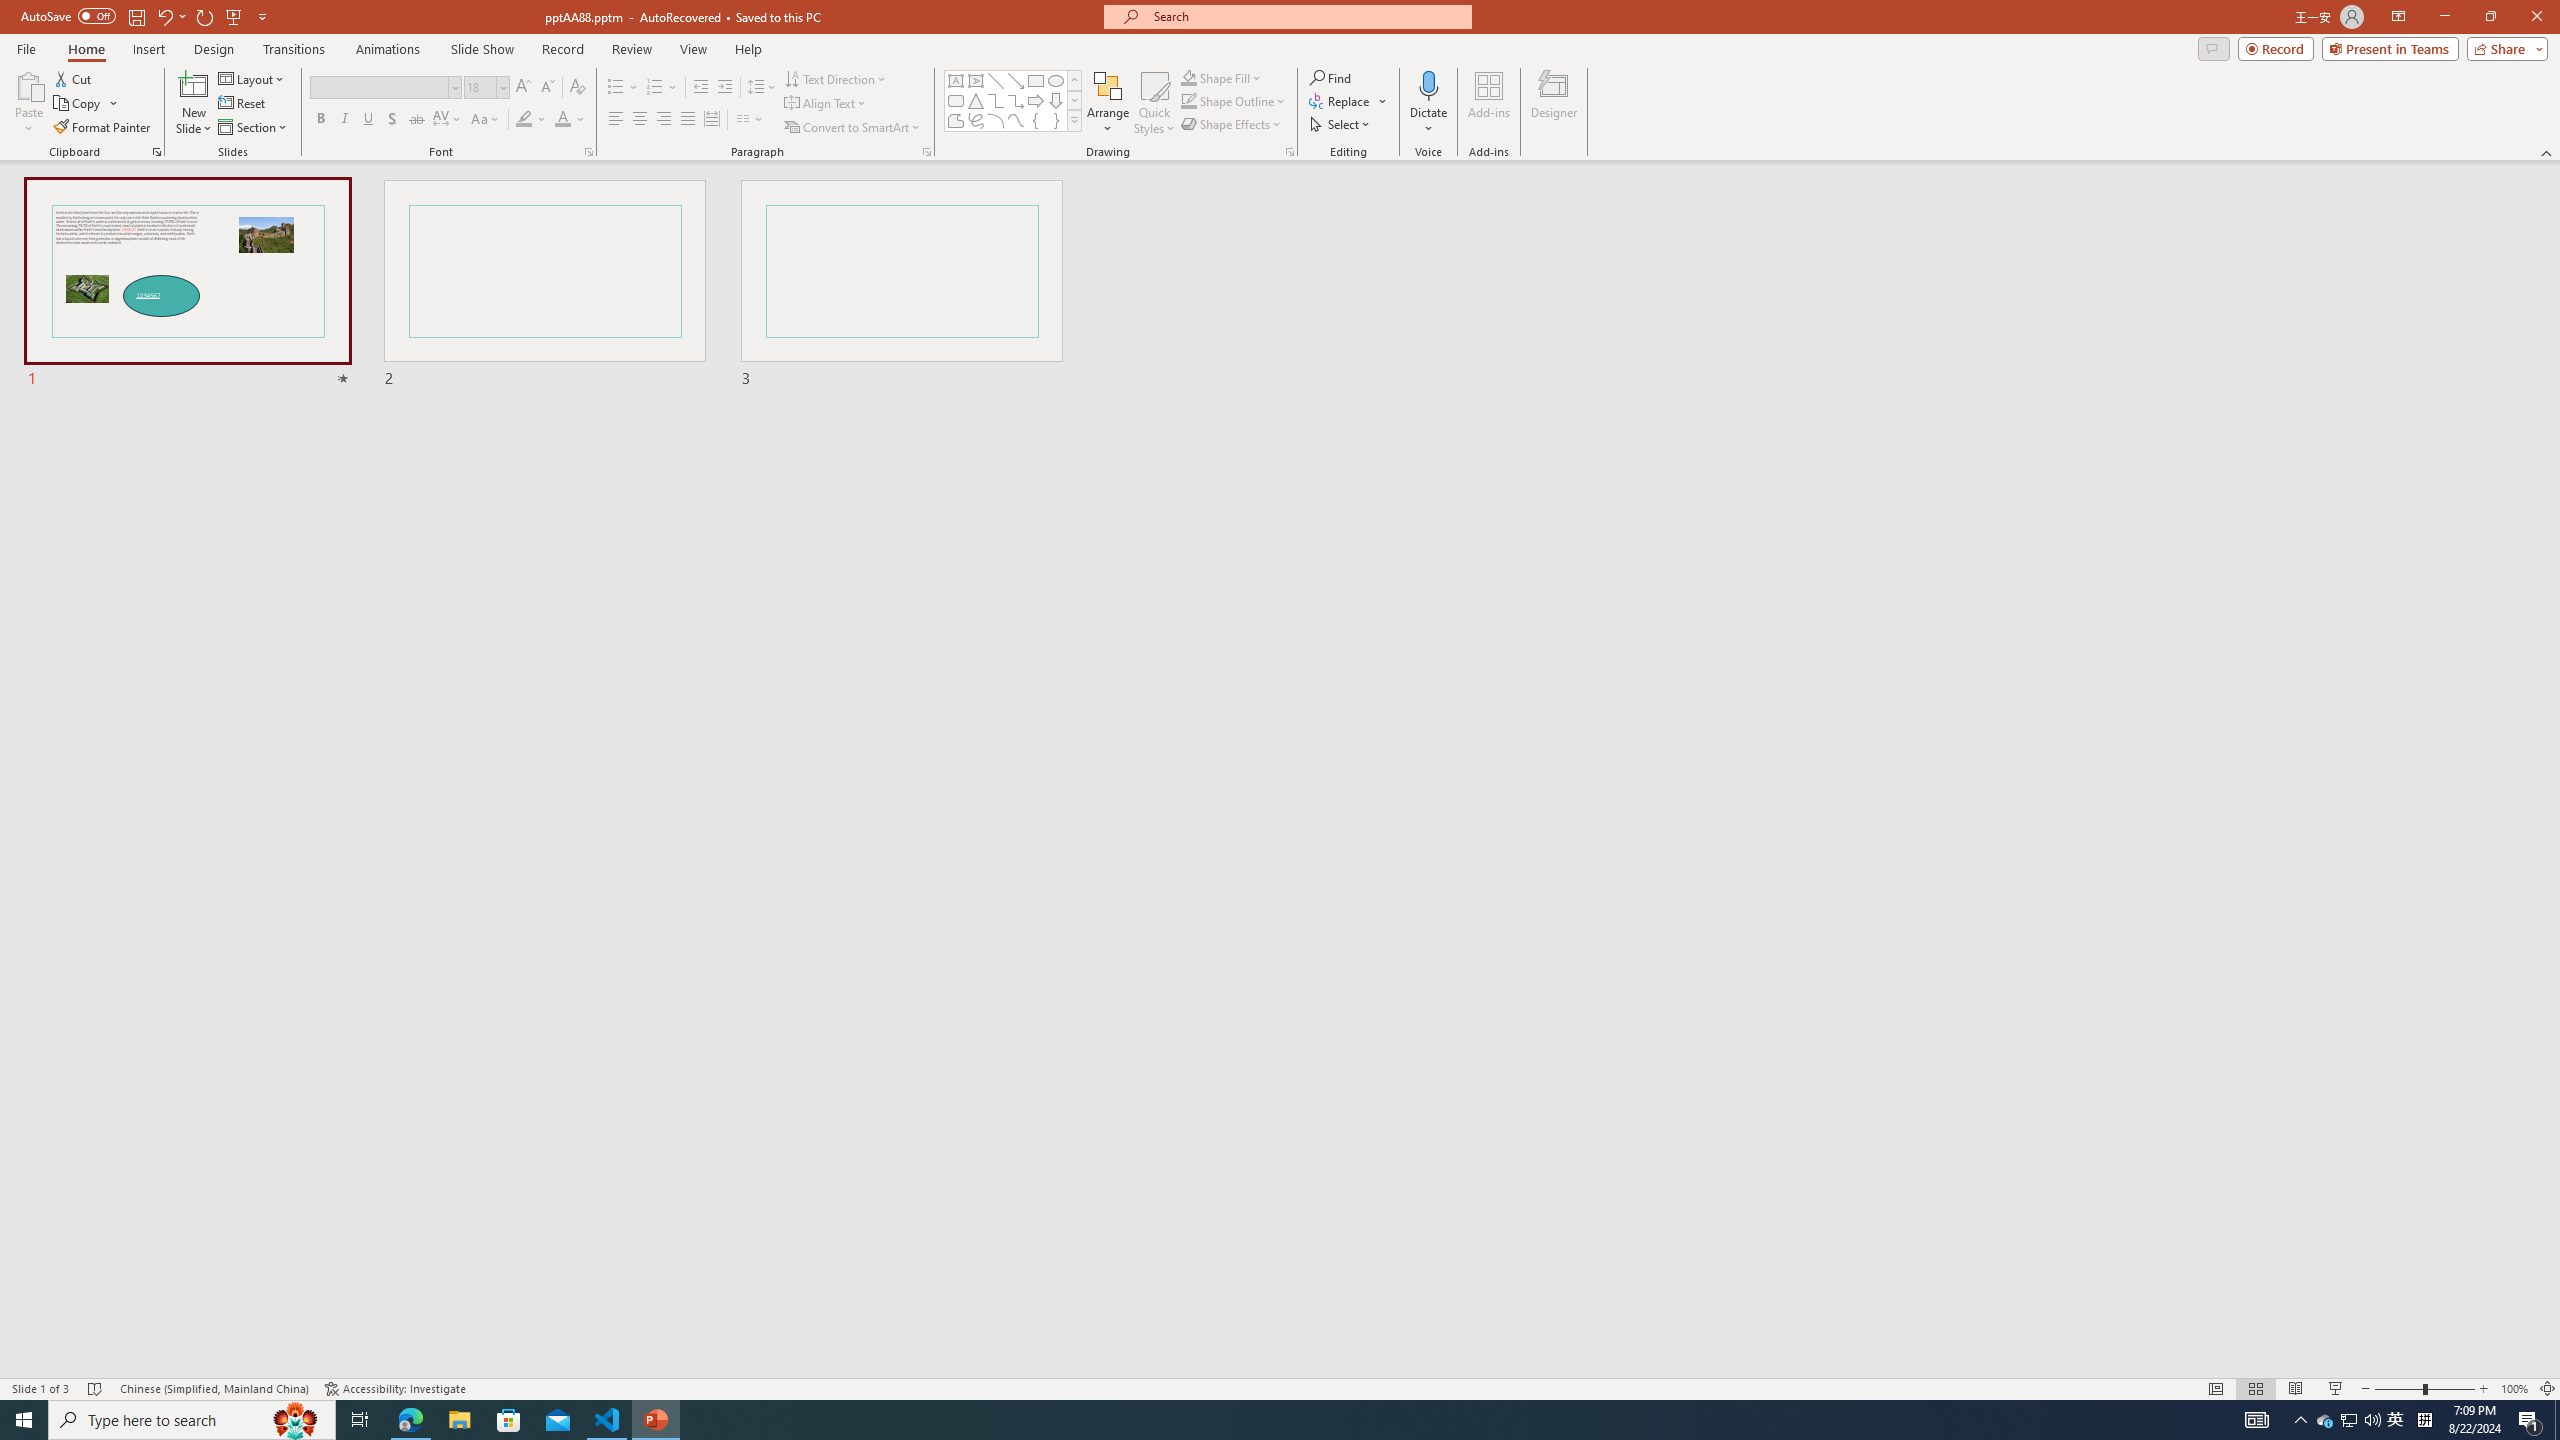 The height and width of the screenshot is (1440, 2560). Describe the element at coordinates (86, 103) in the screenshot. I see `'Copy'` at that location.